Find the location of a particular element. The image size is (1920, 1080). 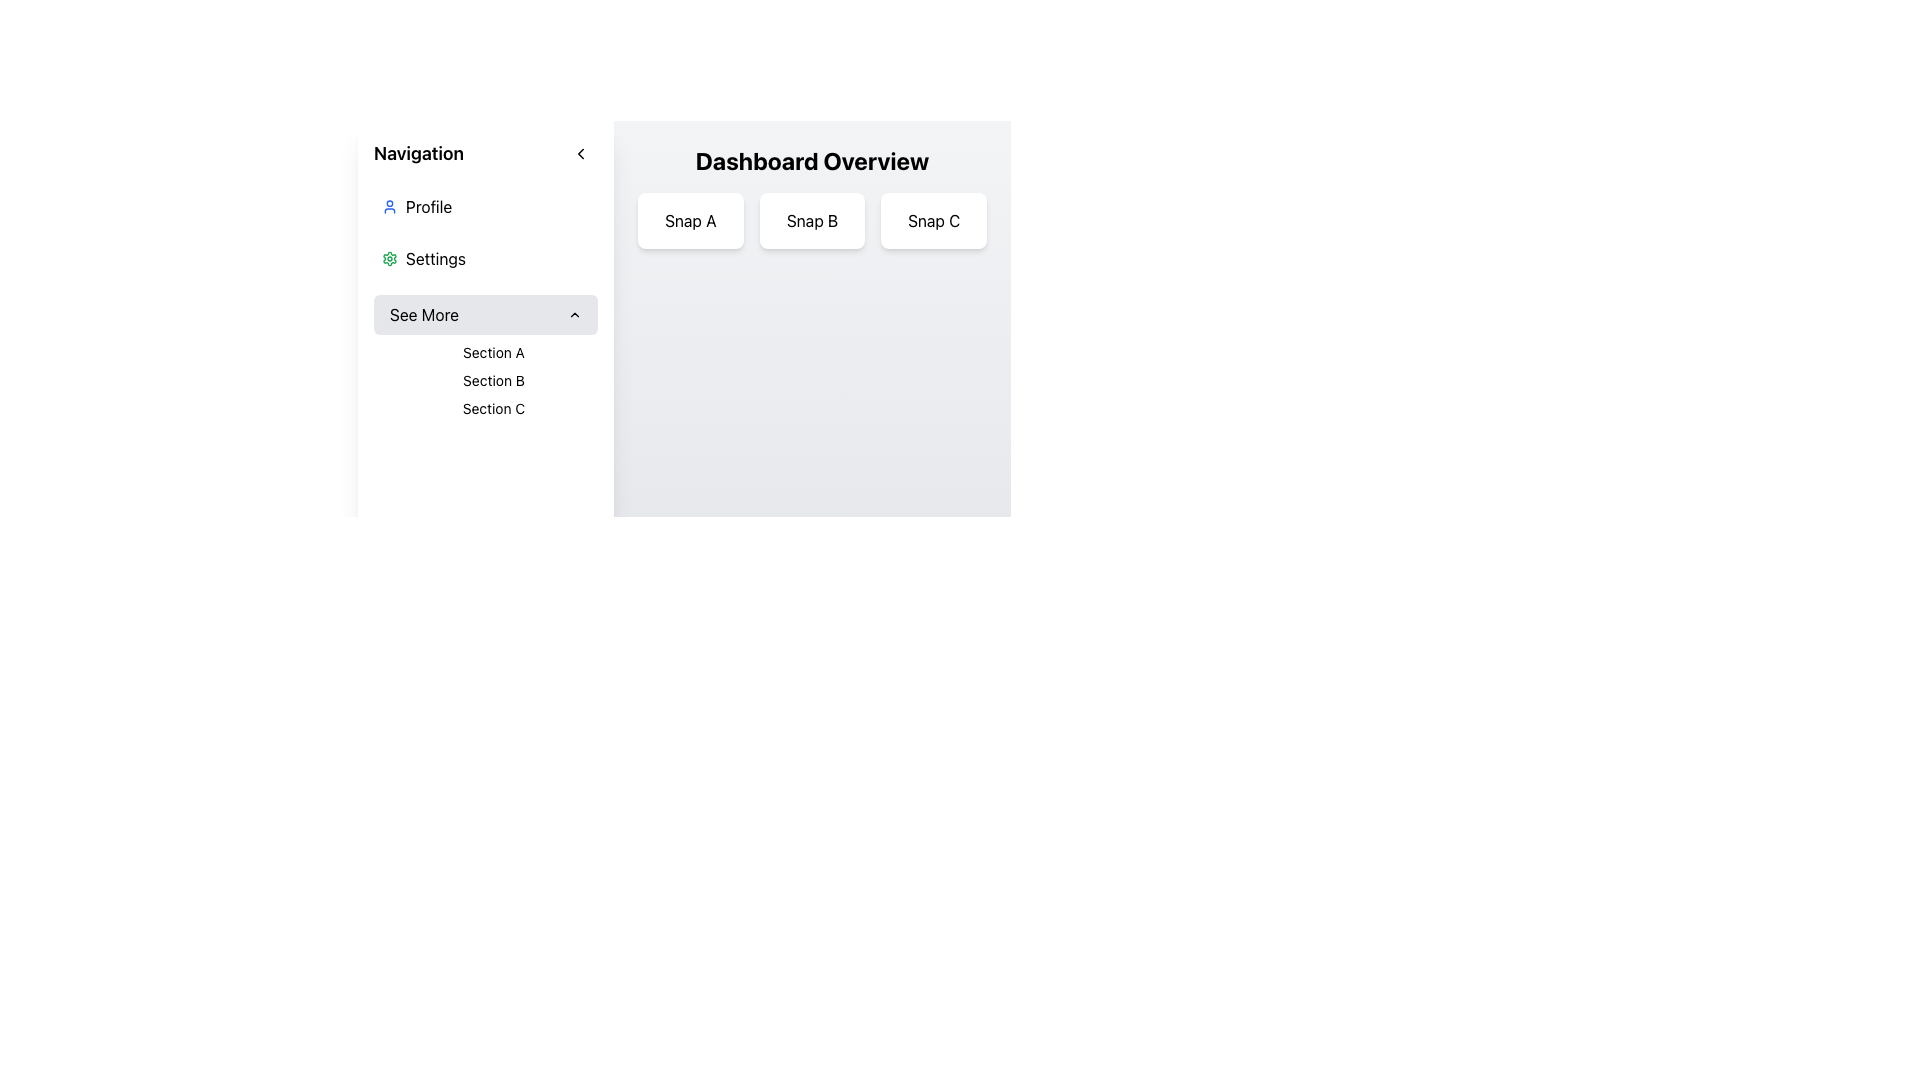

the Text Label that represents the selectable section for 'Section A' in the left navigation panel, located beneath the 'See More' collapsible is located at coordinates (494, 352).